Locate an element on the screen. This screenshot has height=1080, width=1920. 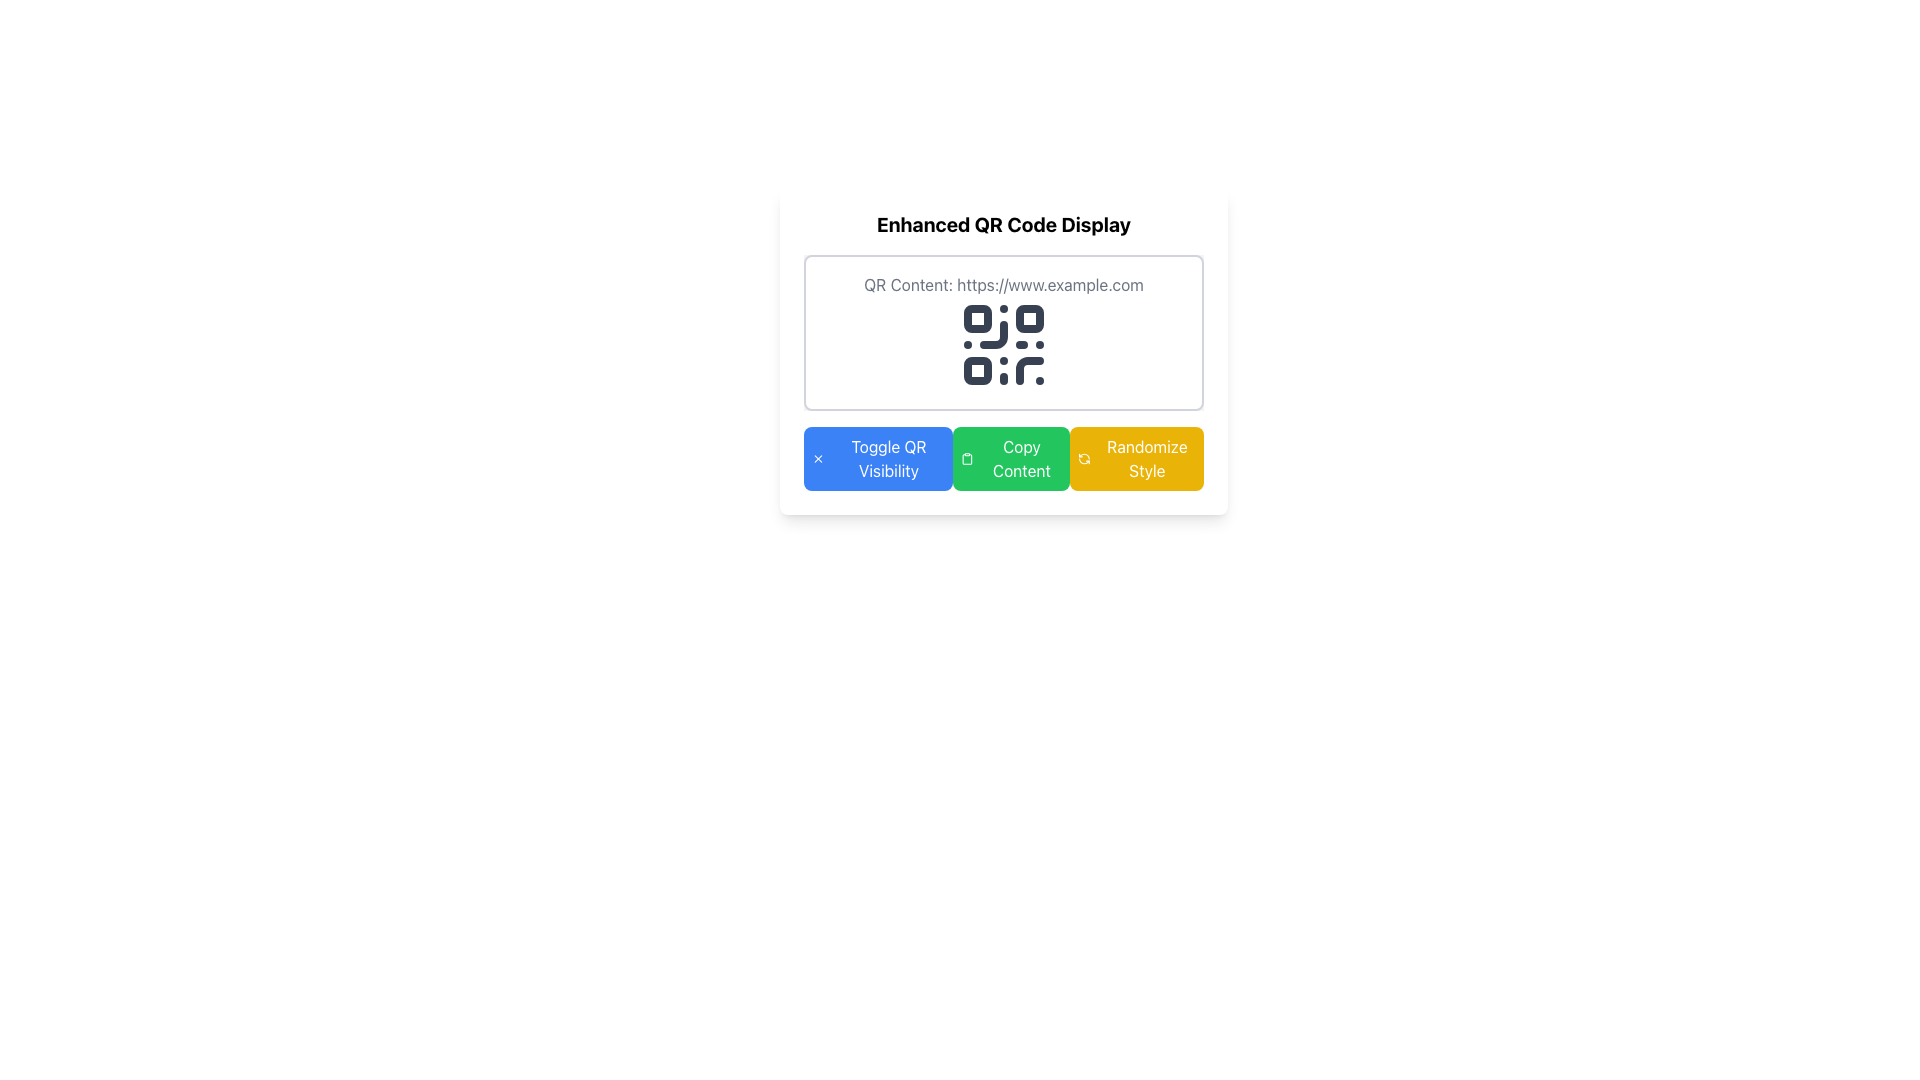
the graphical decoration element that is a segment of the QR code structure, located in the upper-left section of the QR code visualization is located at coordinates (993, 334).